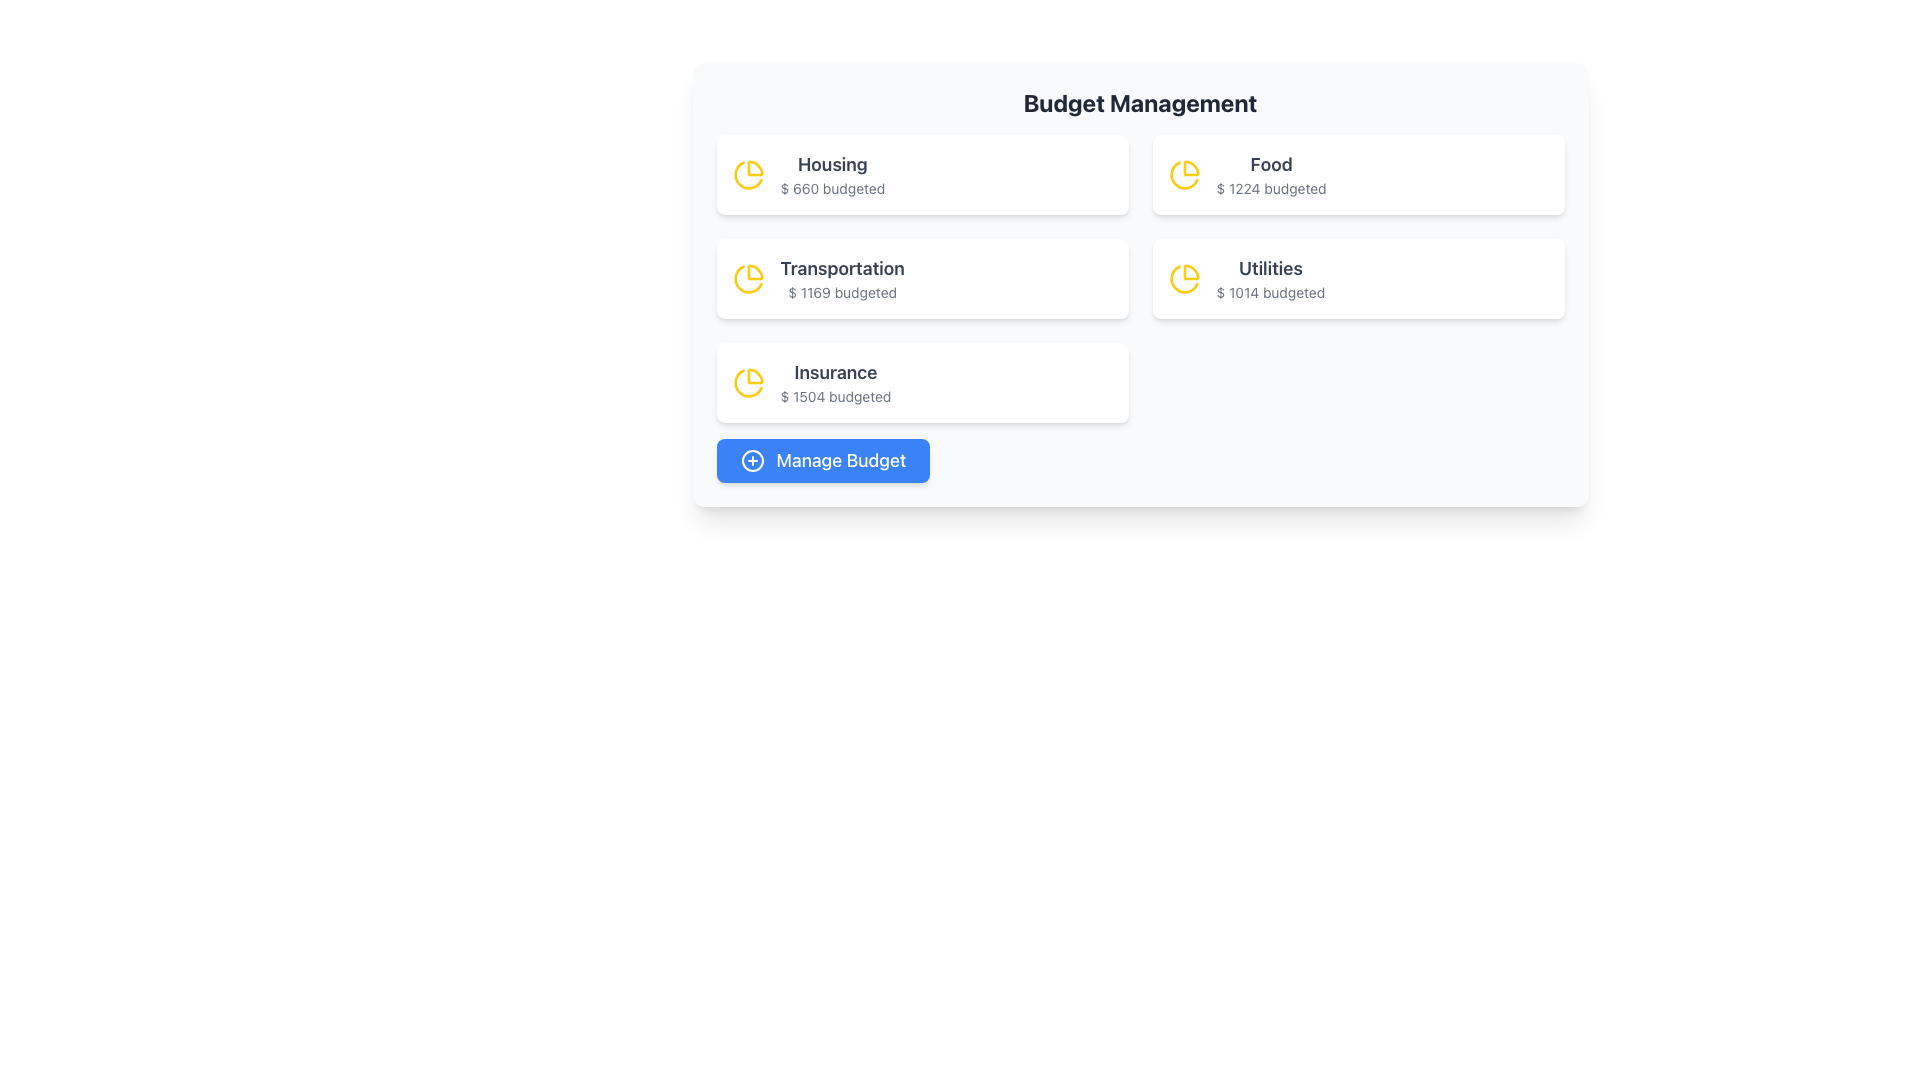 This screenshot has height=1080, width=1920. What do you see at coordinates (1270, 173) in the screenshot?
I see `information displayed in the Textual Information Display labeled 'Food' with an allocated budget of $1224, located in the top-right quadrant of the interface` at bounding box center [1270, 173].